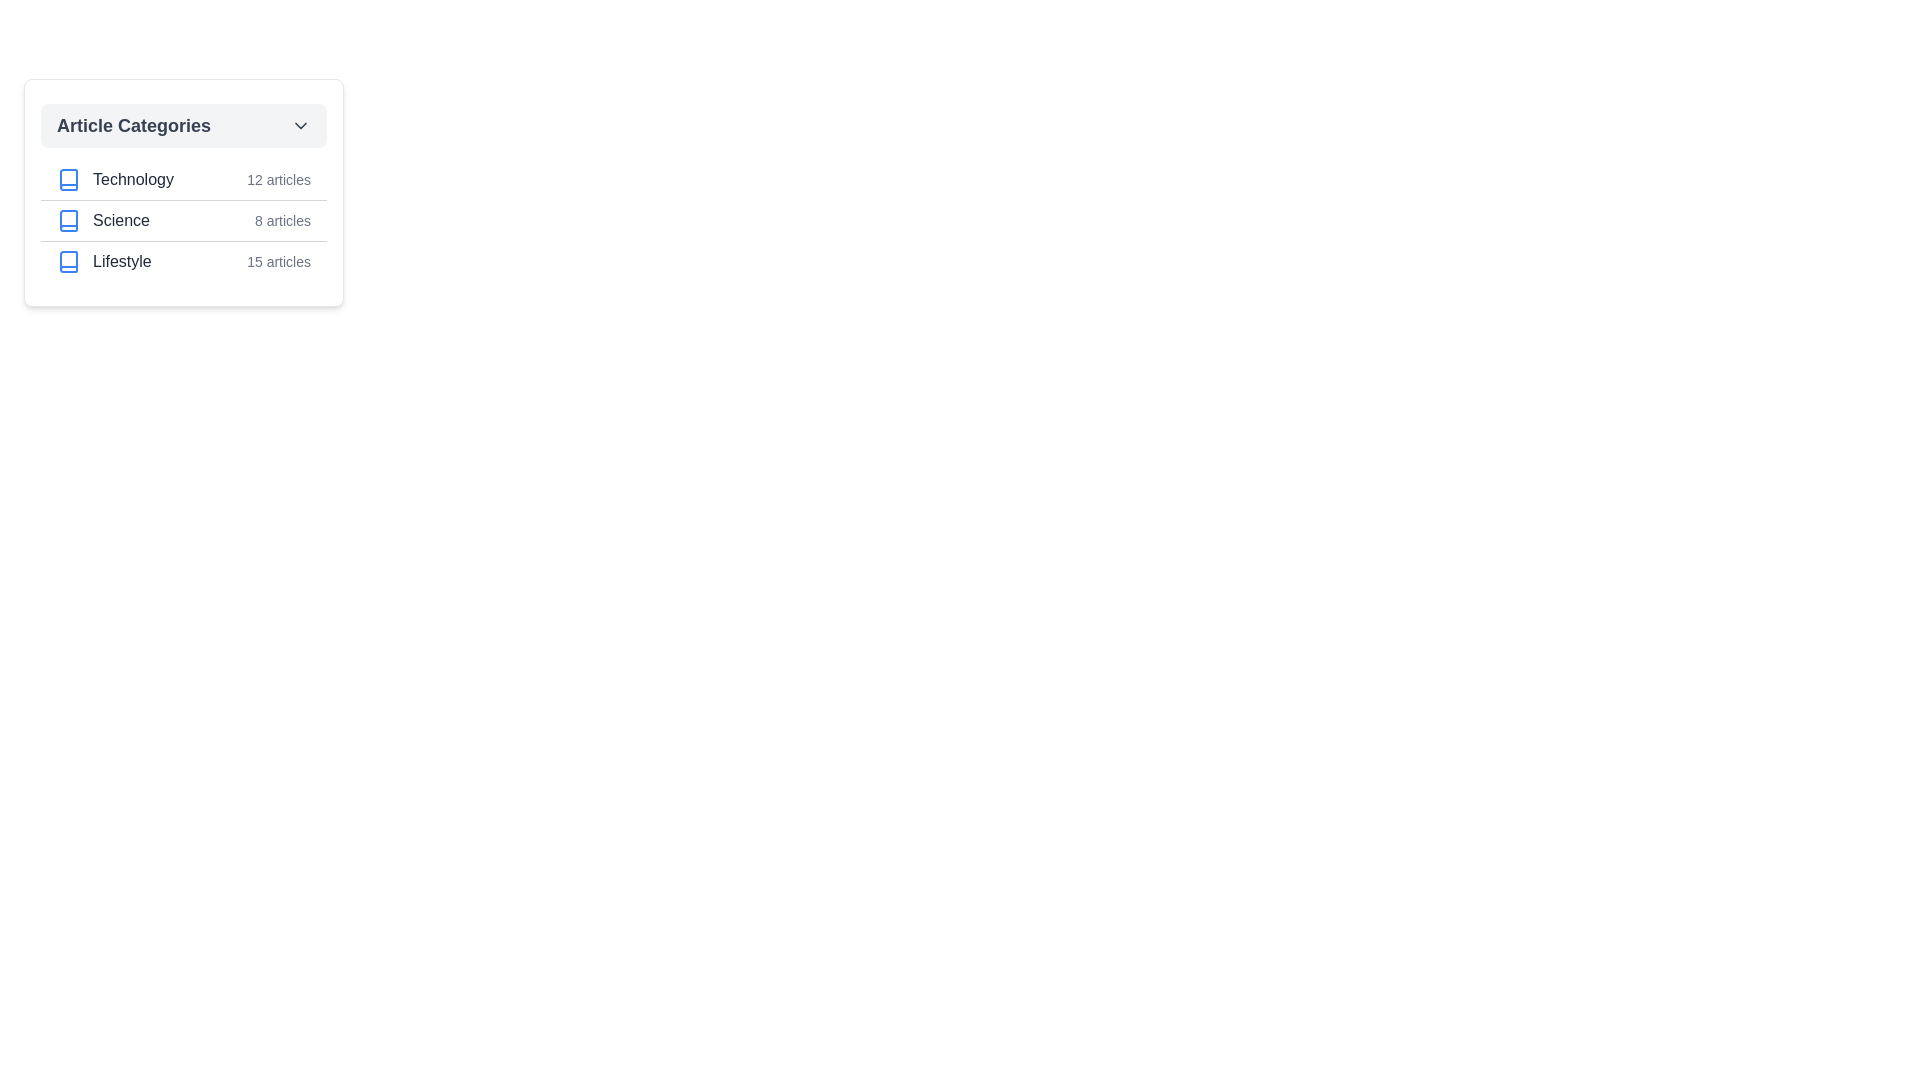  Describe the element at coordinates (183, 192) in the screenshot. I see `the first list item under the 'Article Categories' section, which displays the sections Technology, Science, and Lifestyle with their respective icons and article counts` at that location.